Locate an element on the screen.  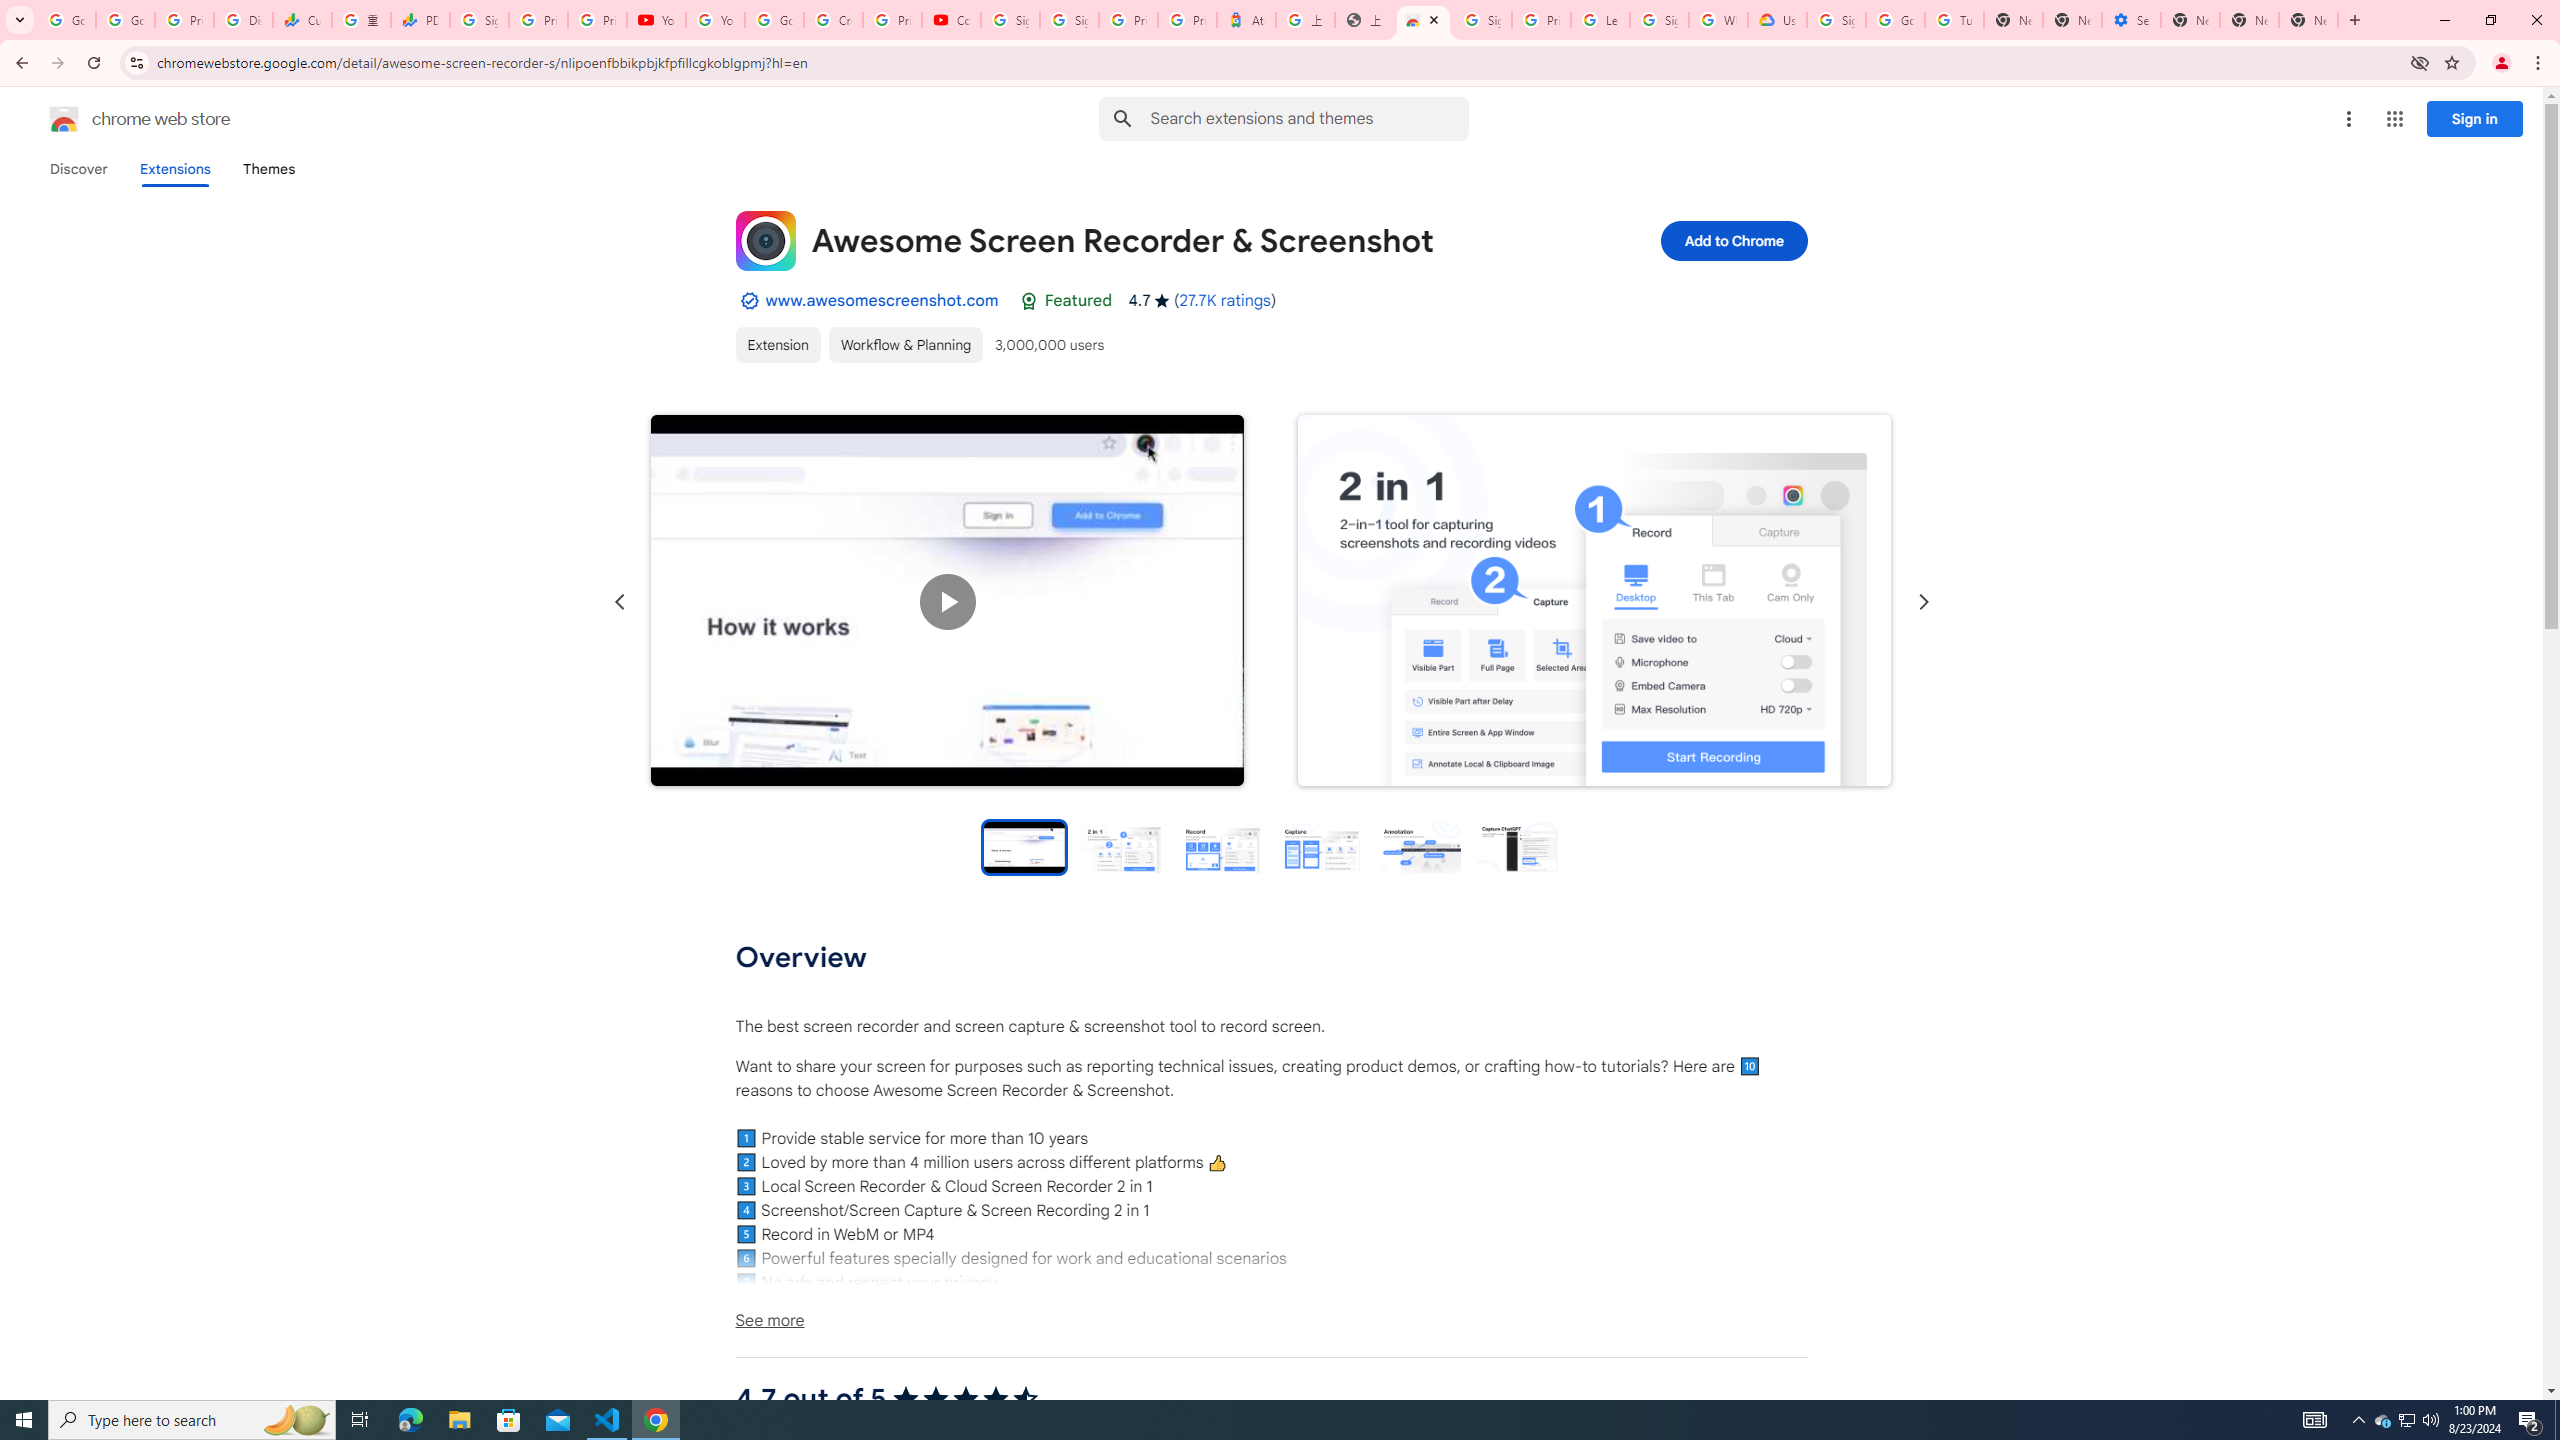
'Discover' is located at coordinates (77, 168).